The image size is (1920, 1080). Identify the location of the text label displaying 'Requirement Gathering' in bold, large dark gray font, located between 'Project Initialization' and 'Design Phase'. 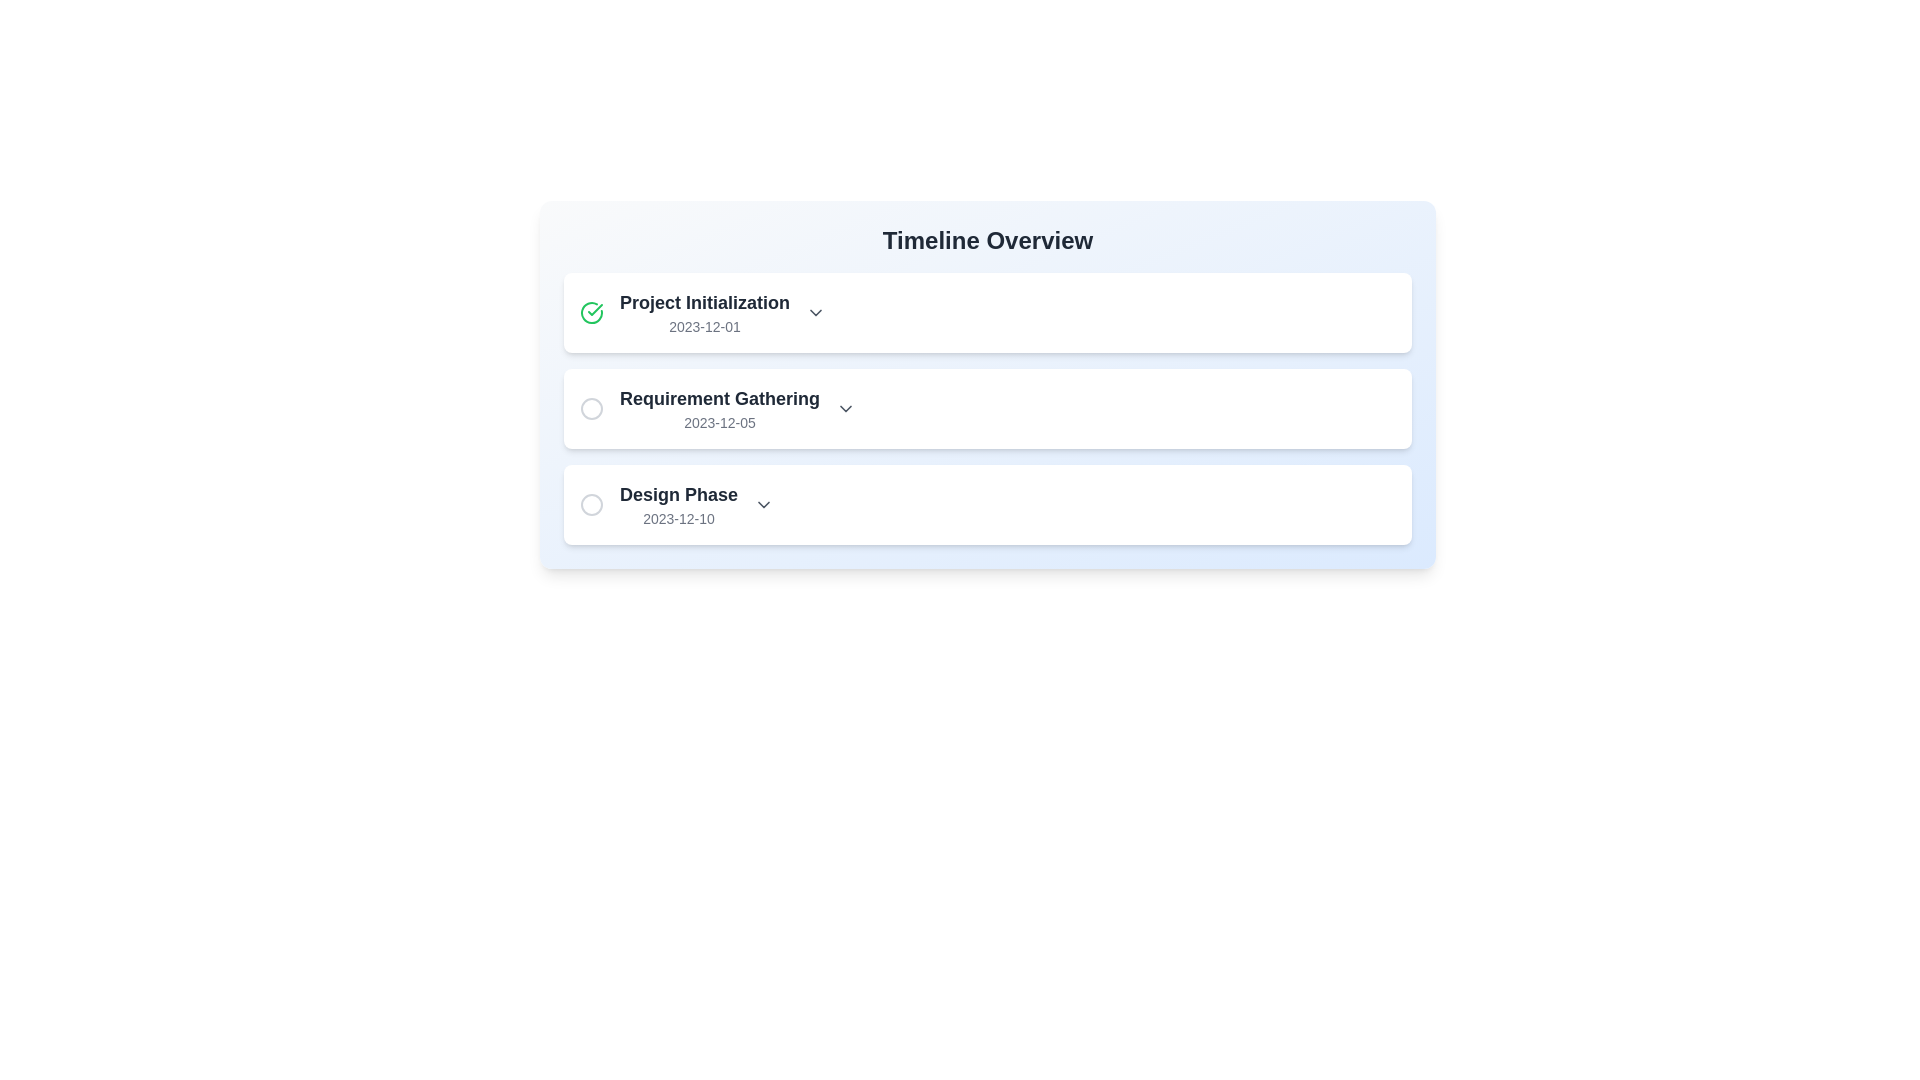
(720, 398).